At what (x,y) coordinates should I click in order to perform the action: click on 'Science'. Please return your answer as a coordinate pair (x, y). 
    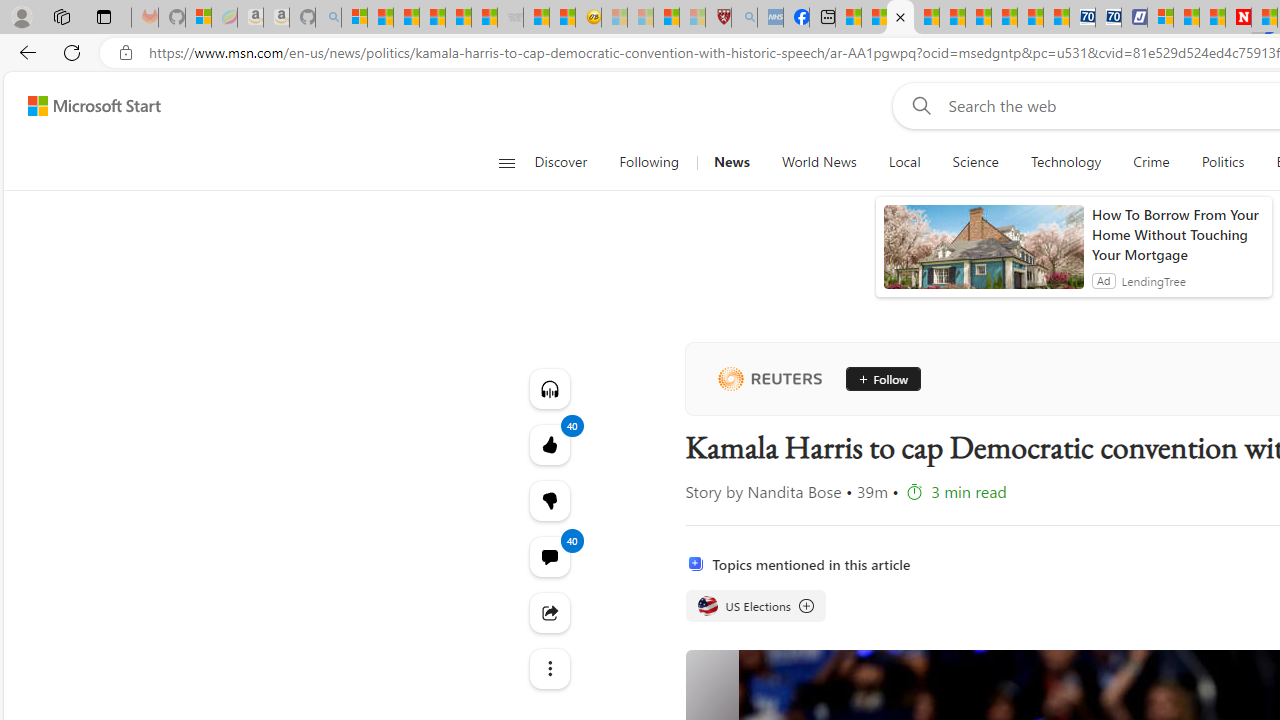
    Looking at the image, I should click on (975, 162).